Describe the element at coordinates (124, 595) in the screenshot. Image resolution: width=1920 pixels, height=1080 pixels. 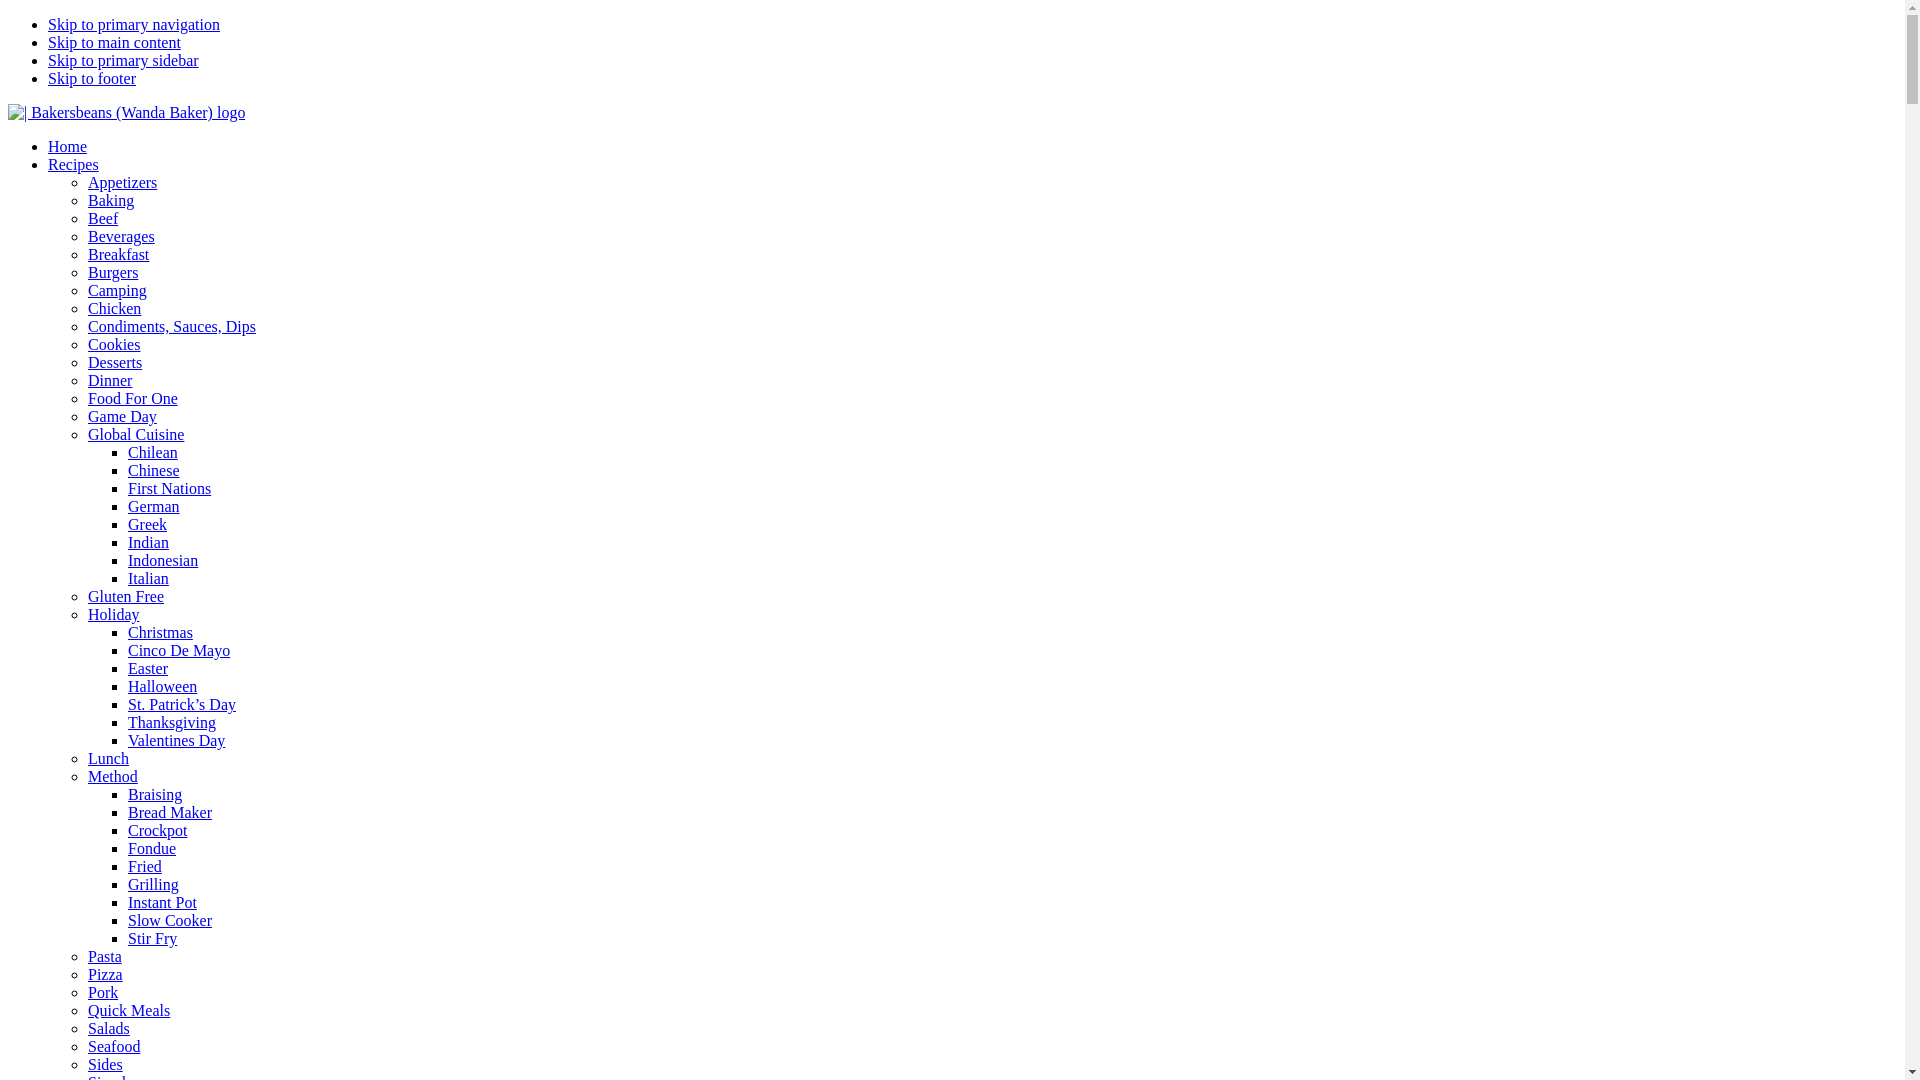
I see `'Gluten Free'` at that location.